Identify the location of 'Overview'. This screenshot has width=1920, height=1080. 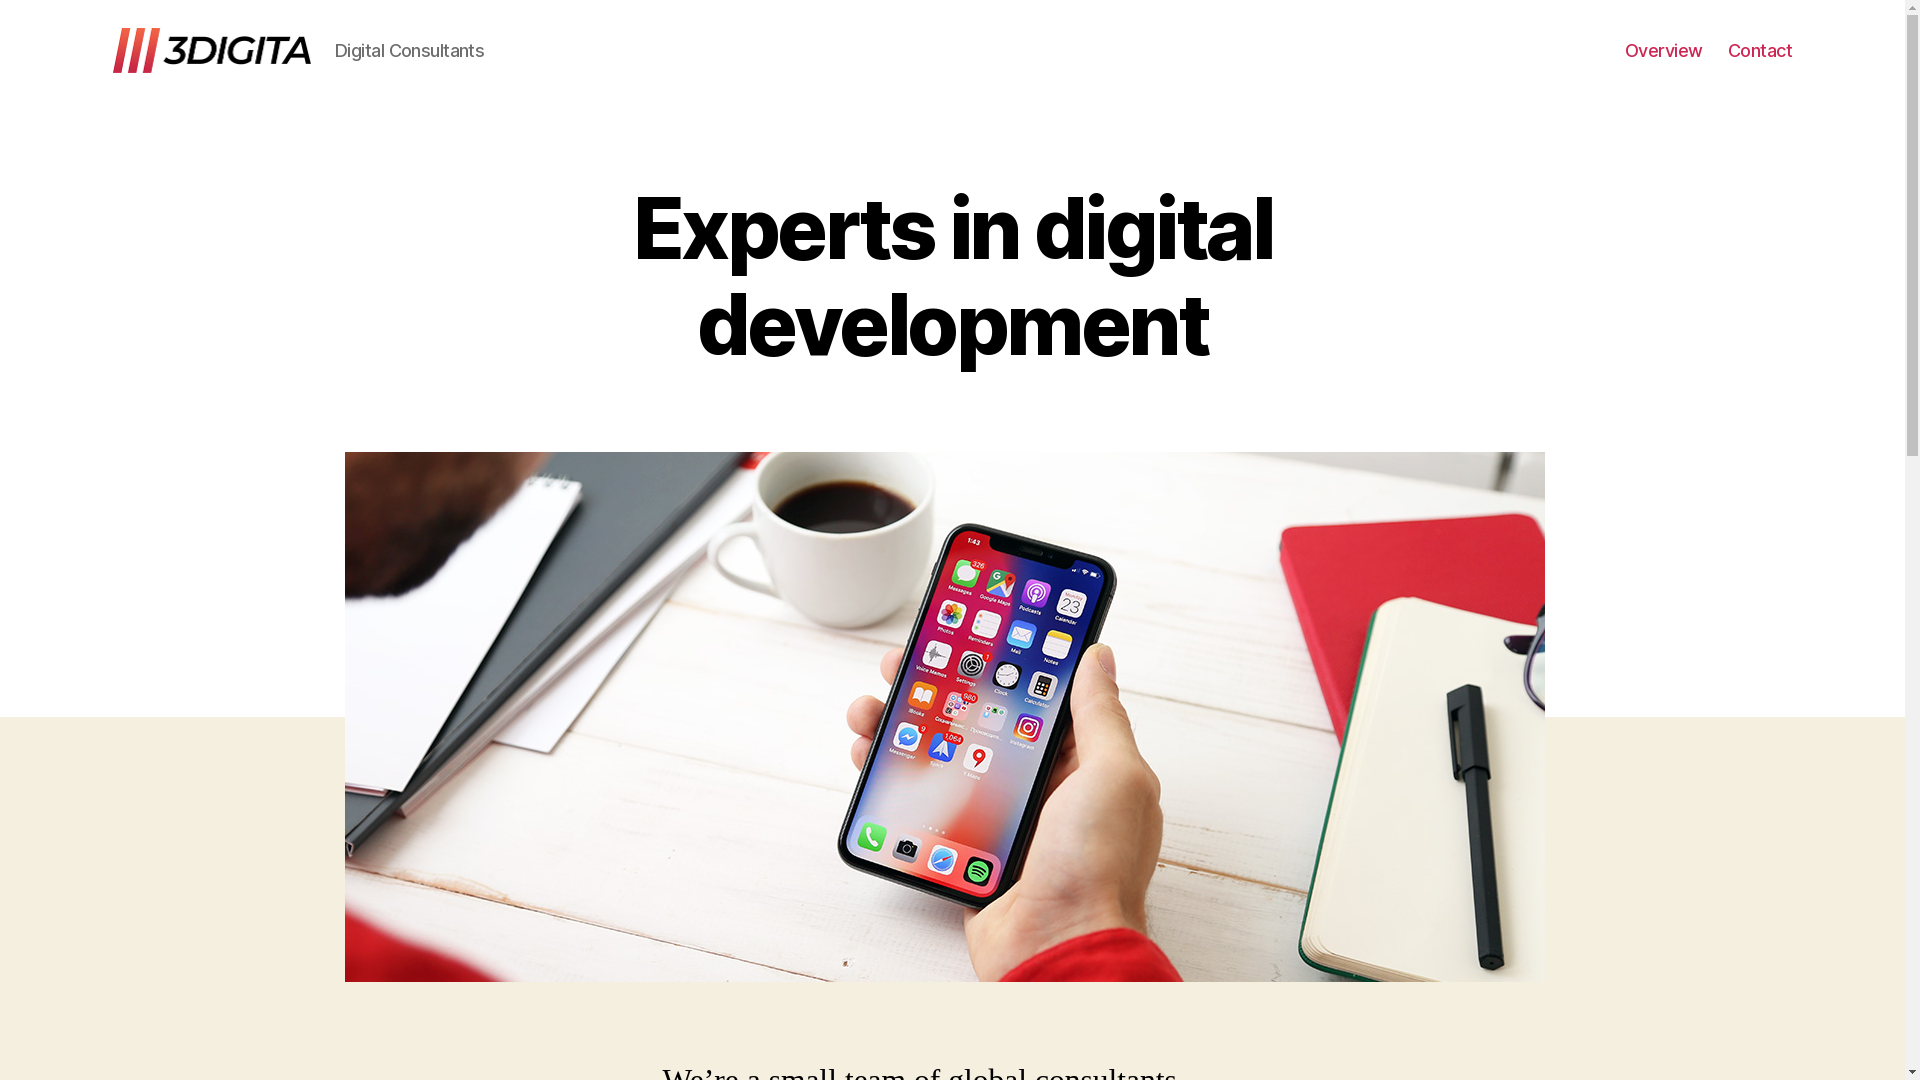
(1664, 49).